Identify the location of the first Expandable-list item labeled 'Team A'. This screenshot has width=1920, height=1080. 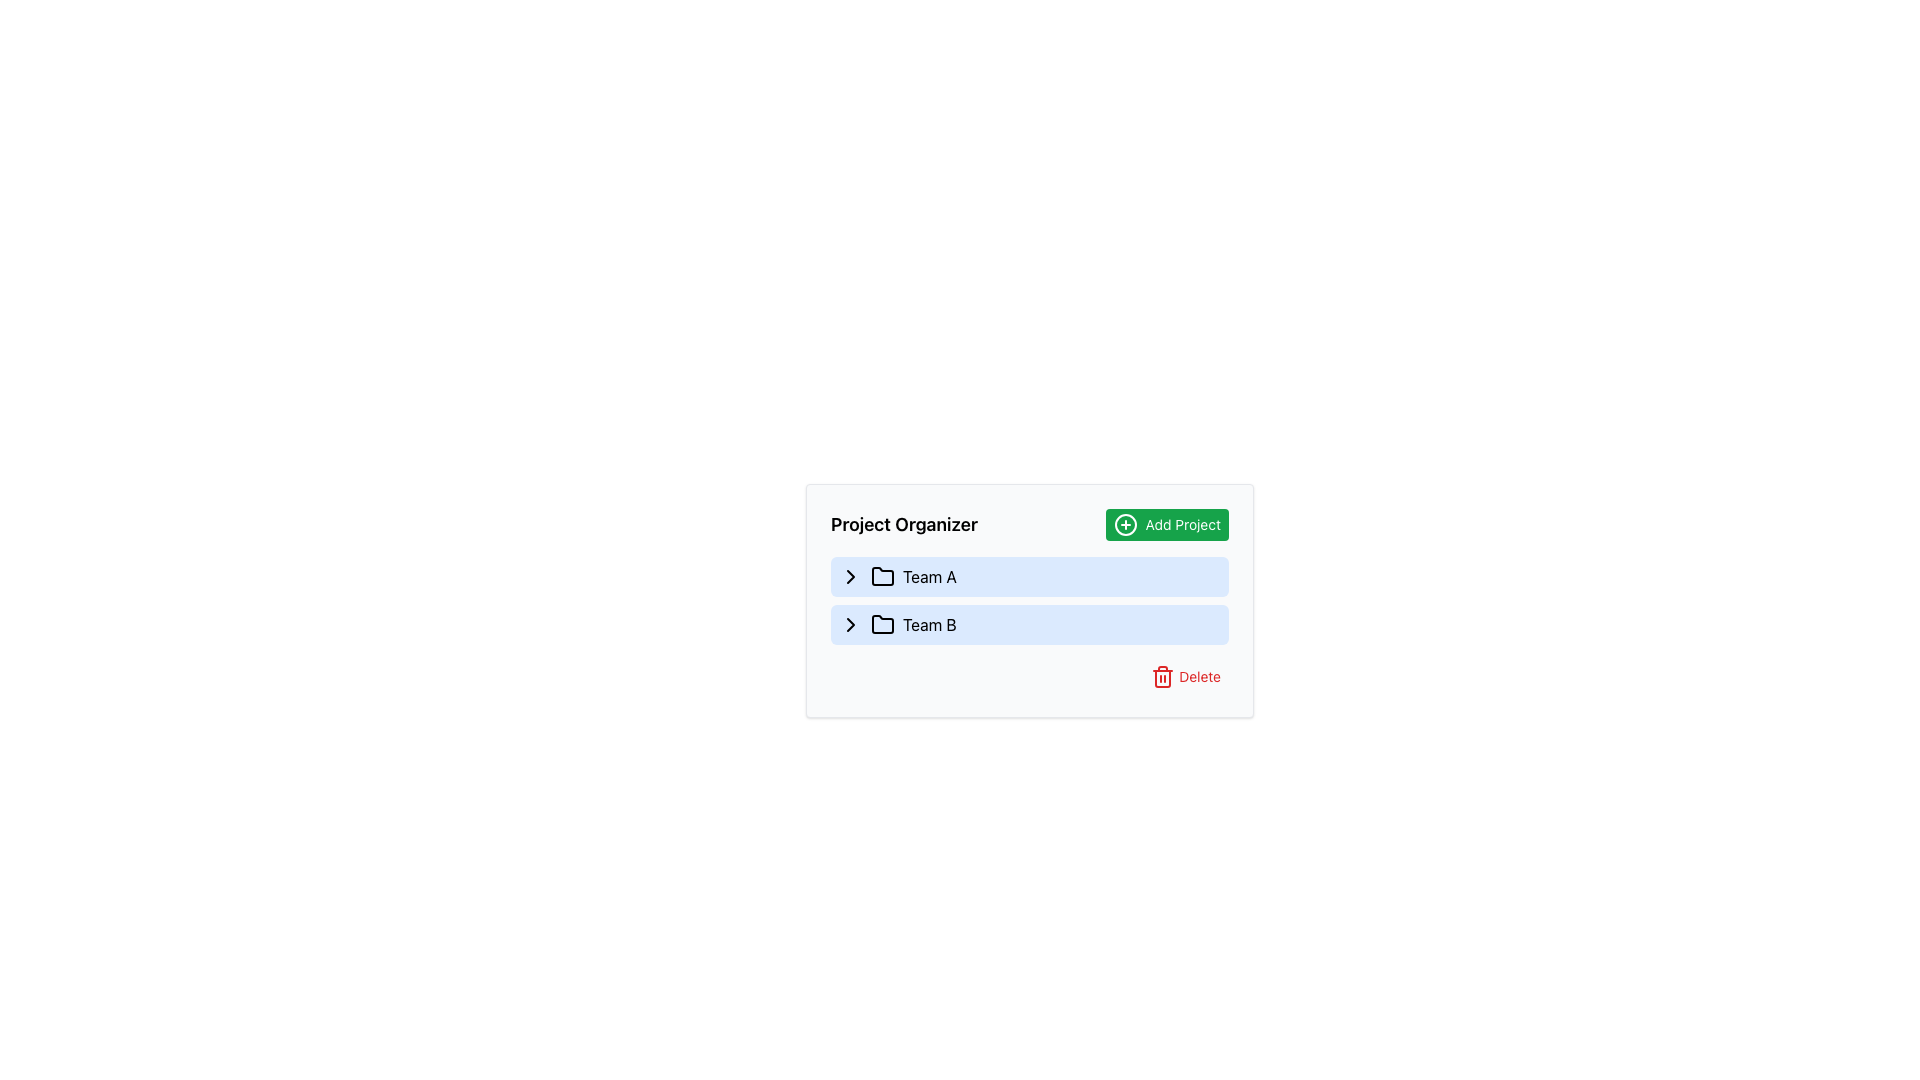
(1030, 577).